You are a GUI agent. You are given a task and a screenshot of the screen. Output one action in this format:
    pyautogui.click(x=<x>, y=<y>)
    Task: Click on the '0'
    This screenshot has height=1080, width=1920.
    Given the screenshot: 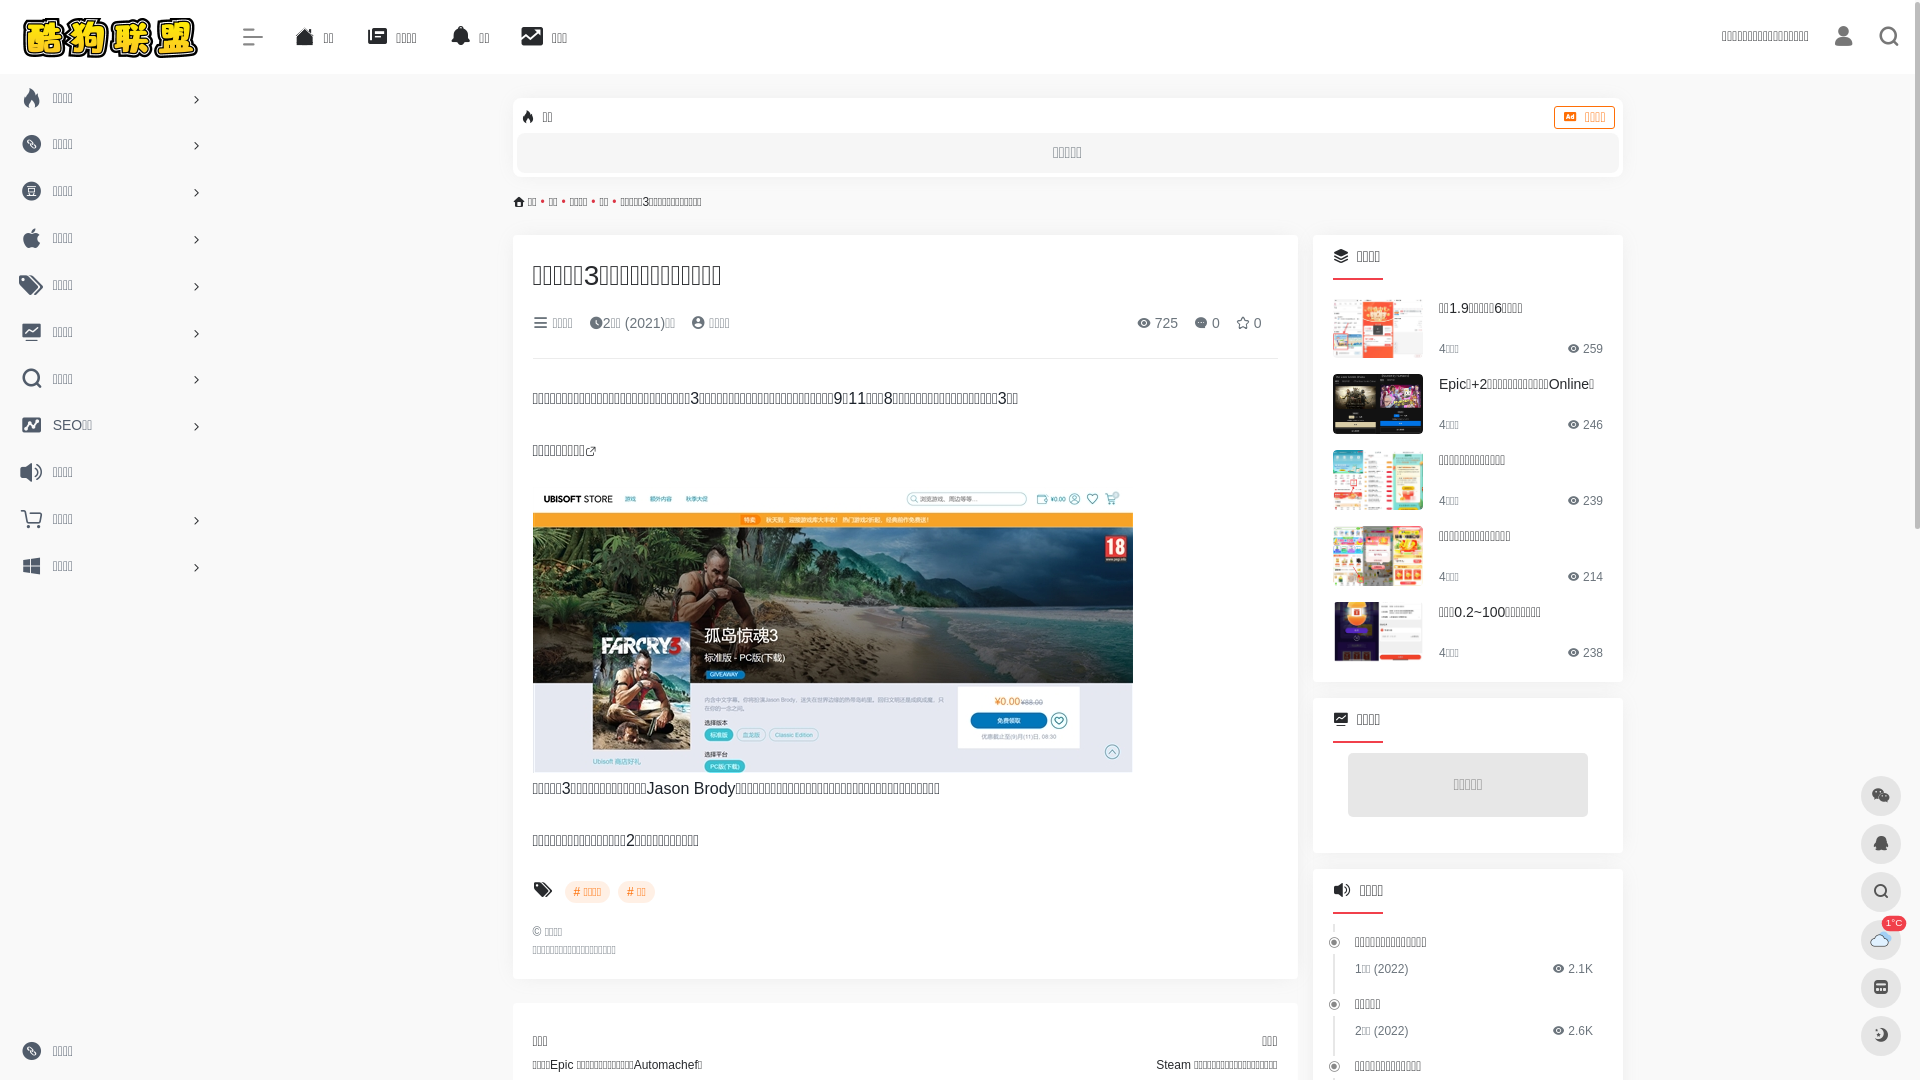 What is the action you would take?
    pyautogui.click(x=1235, y=322)
    